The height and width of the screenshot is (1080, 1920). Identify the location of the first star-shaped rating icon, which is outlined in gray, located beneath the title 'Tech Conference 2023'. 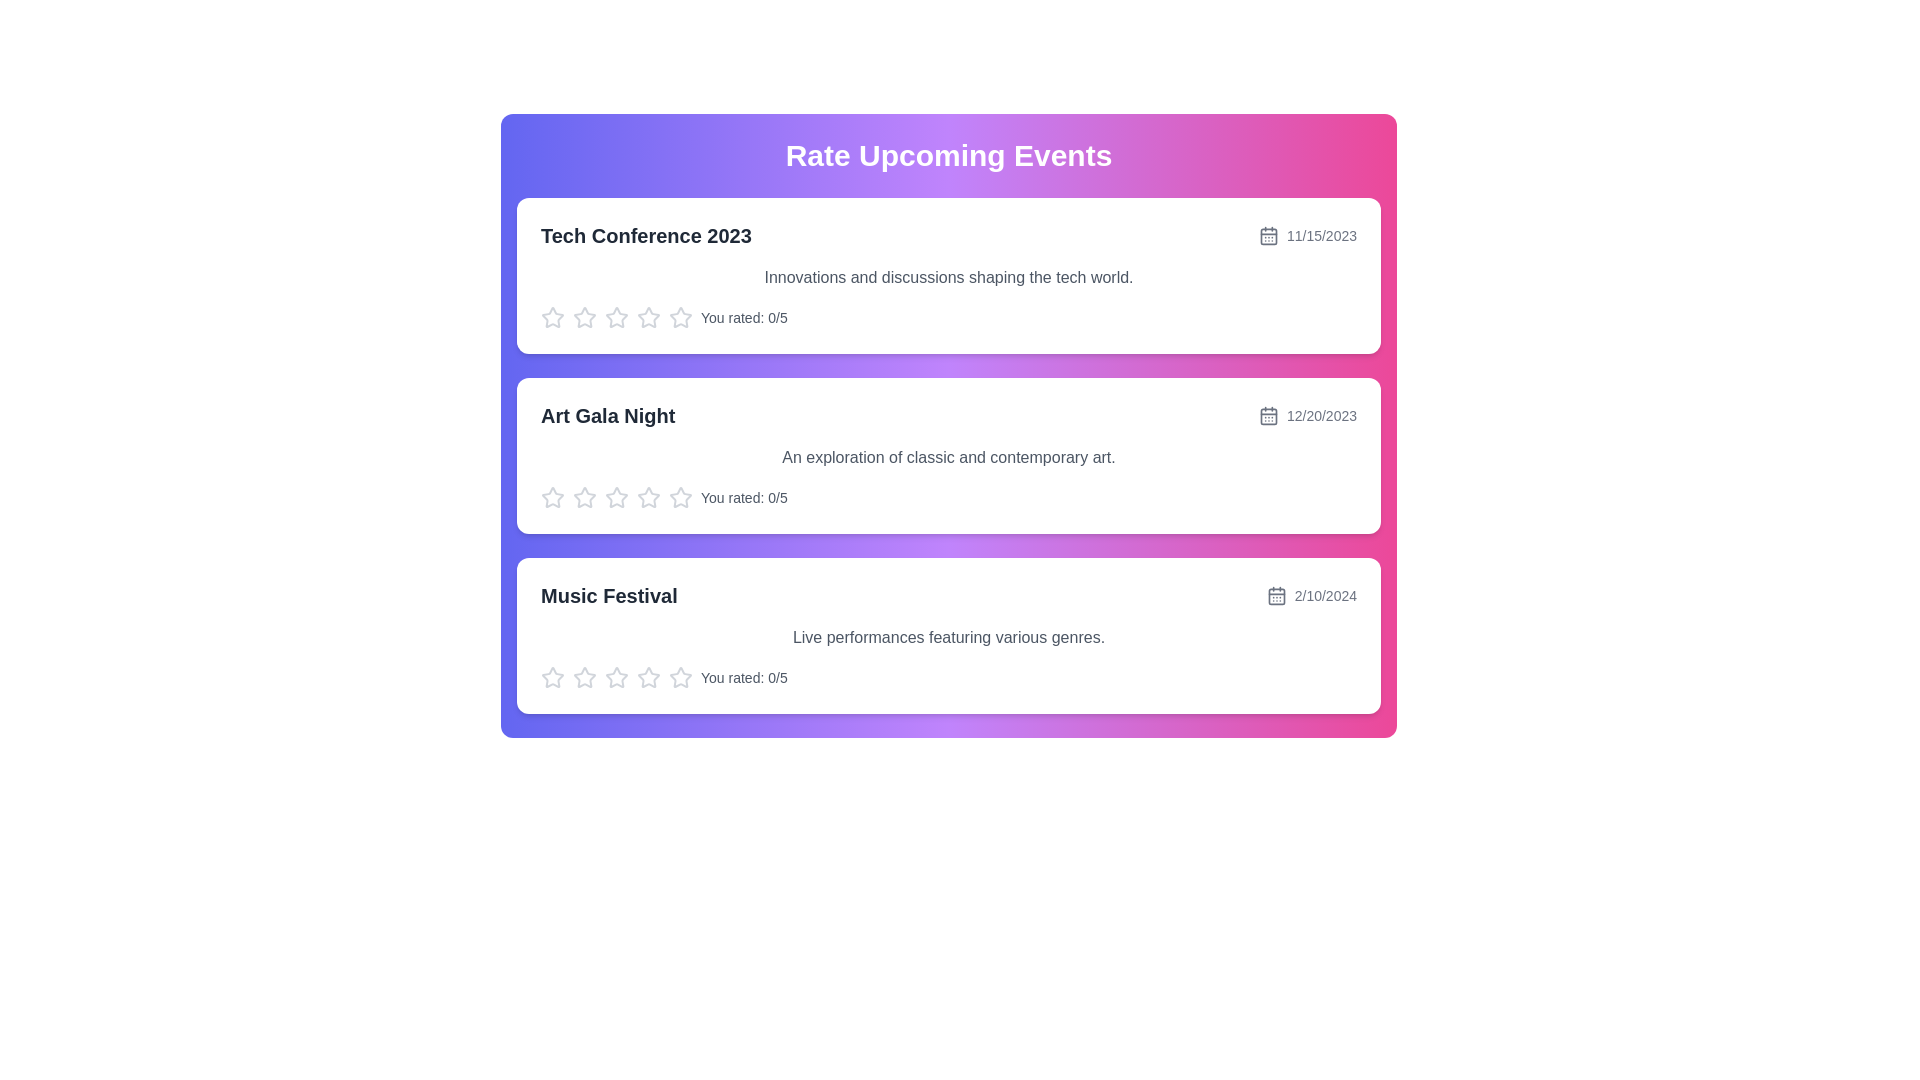
(552, 316).